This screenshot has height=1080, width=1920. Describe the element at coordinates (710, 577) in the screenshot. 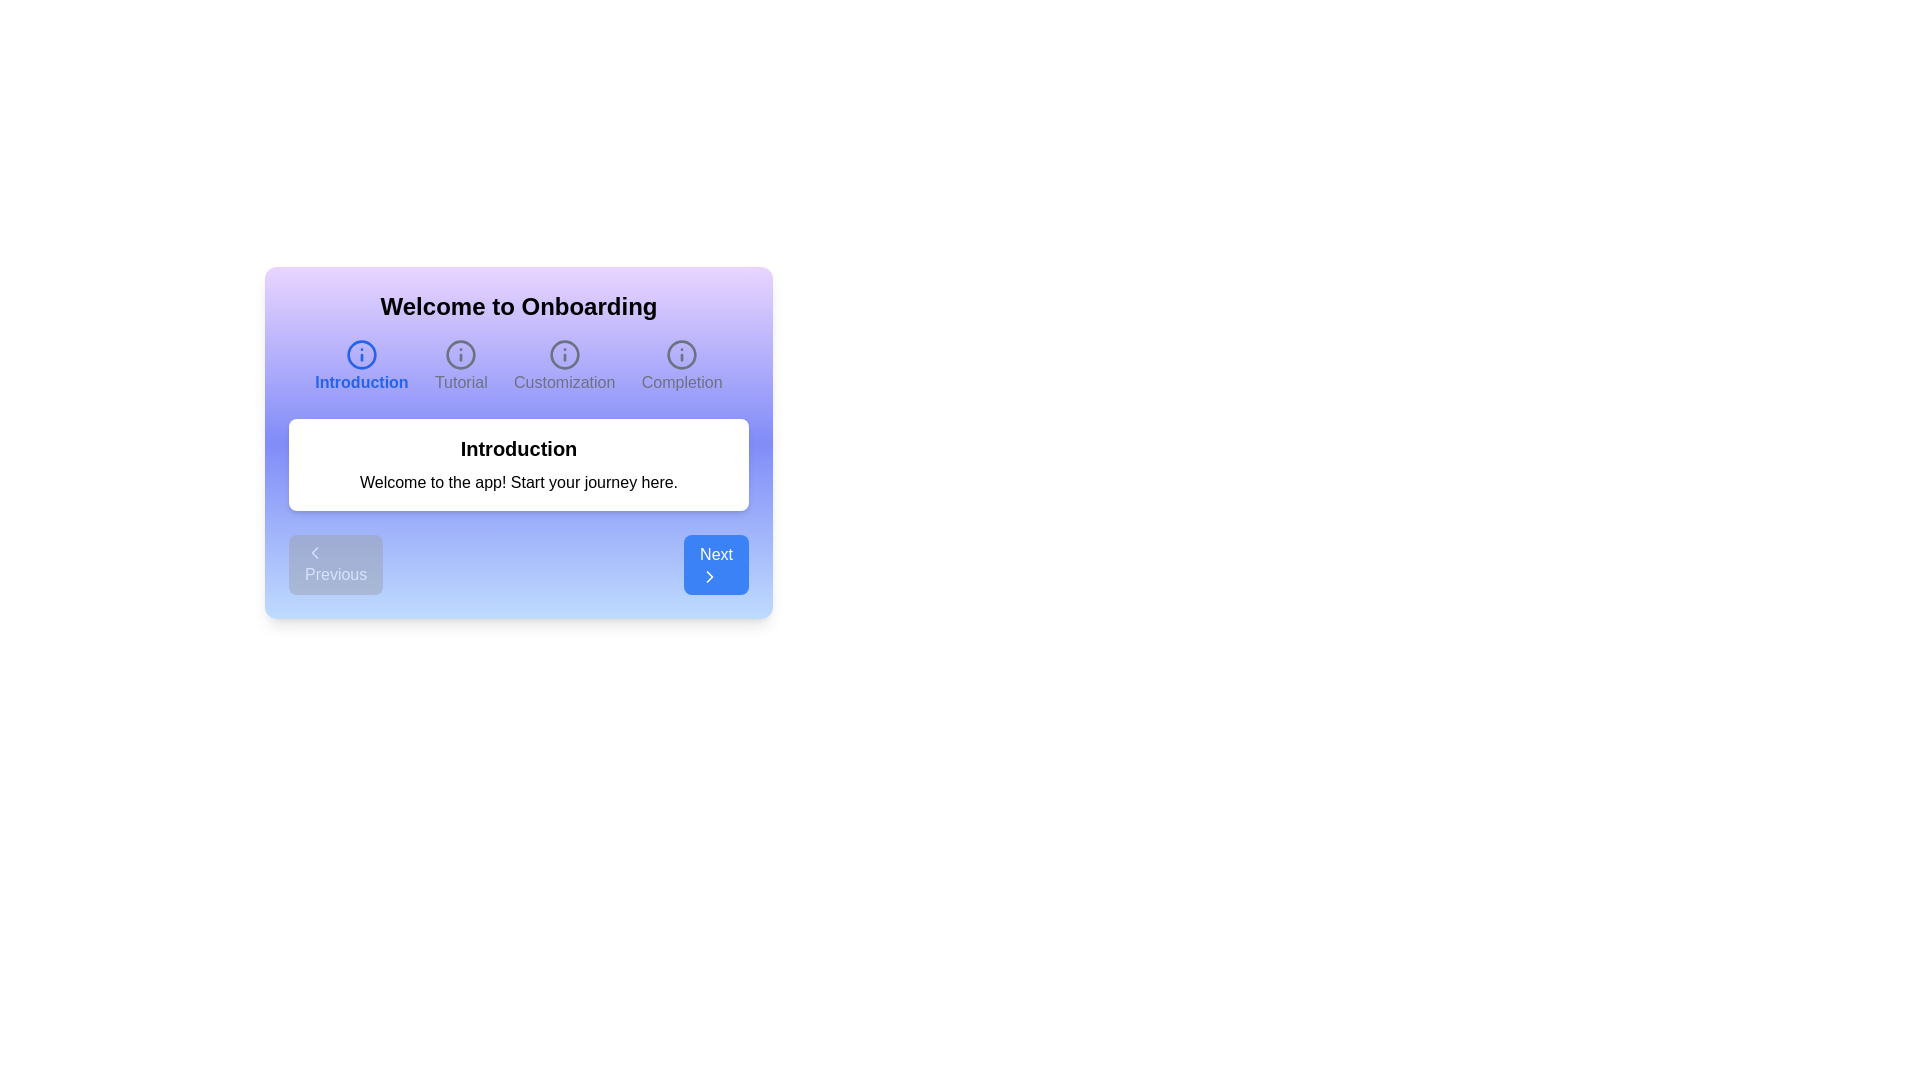

I see `the rightward-pointing chevron icon (arrowhead) inside the blue 'Next' button located at the lower-right corner of the modal interface` at that location.